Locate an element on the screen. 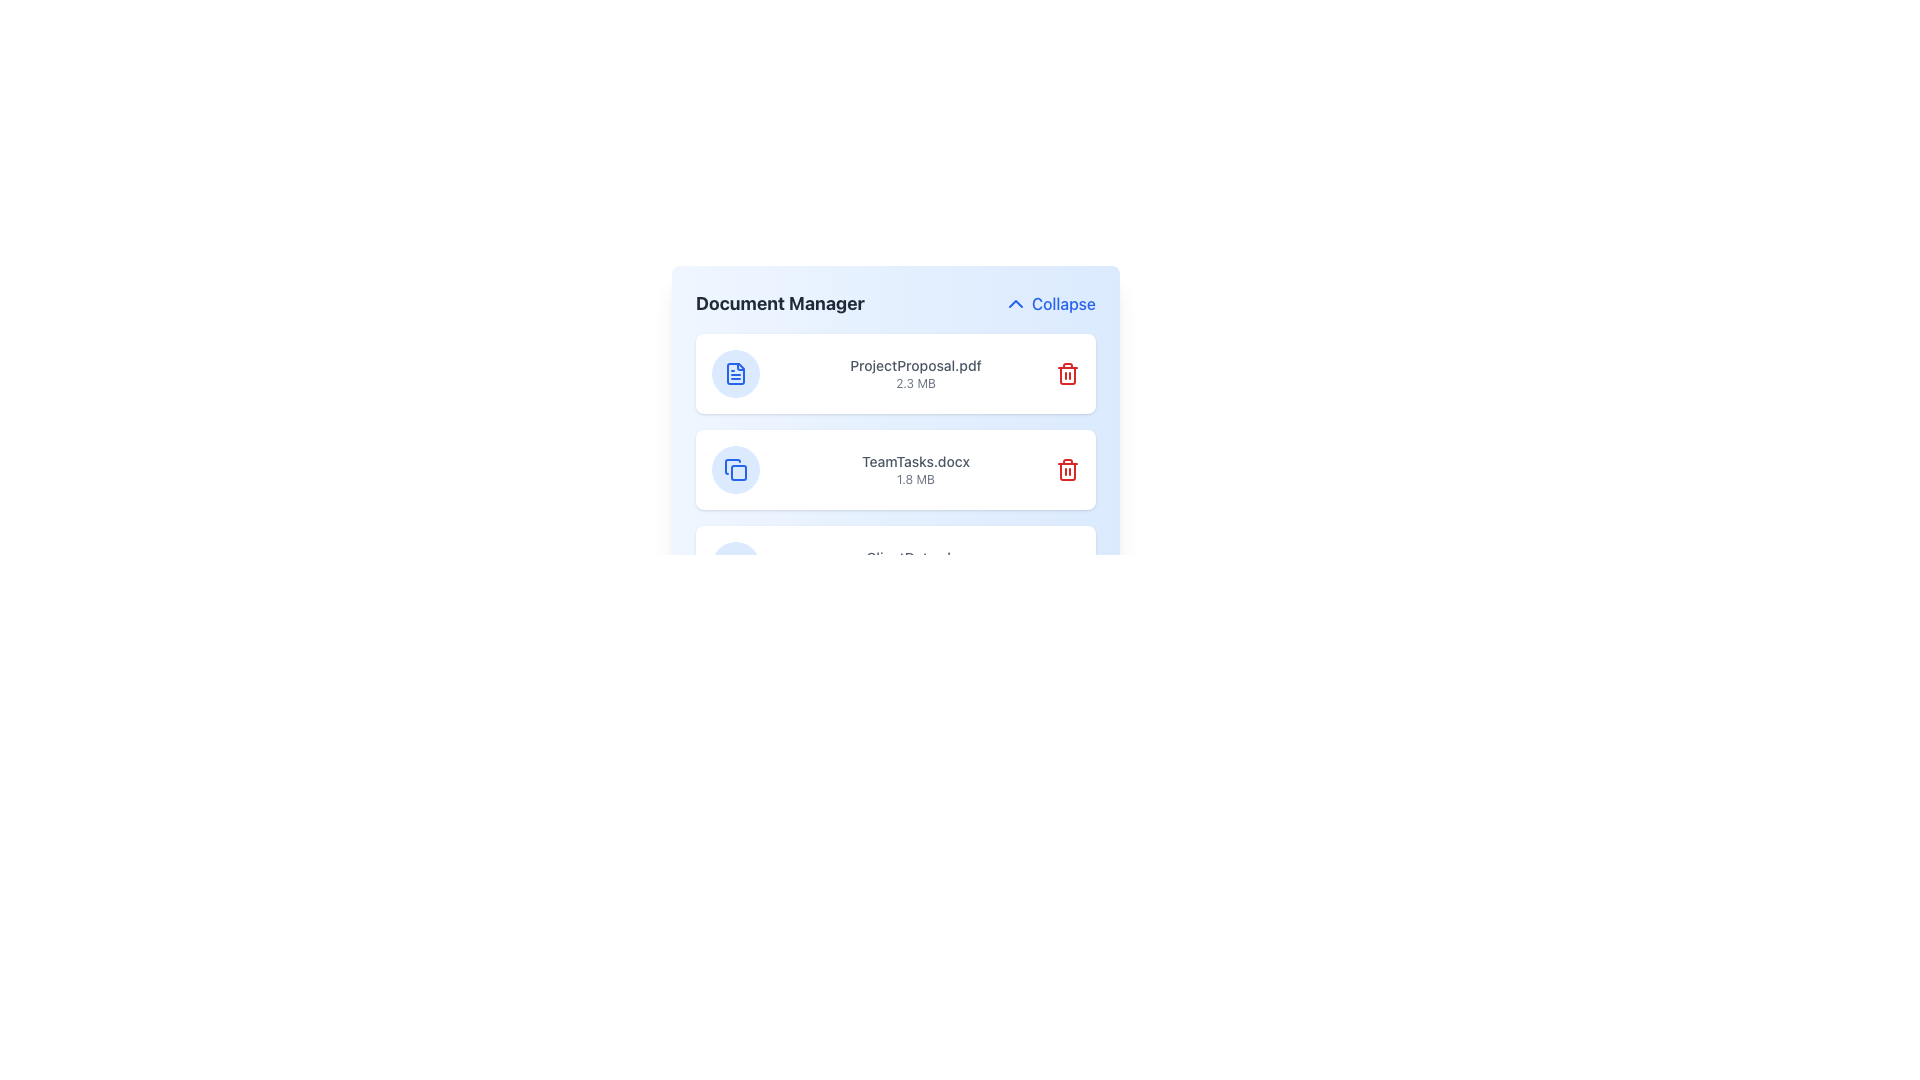  the text label displaying 'TeamTasks.docx', which is styled in text-sm and font-medium with a gray-600 color, located in the file listing interface is located at coordinates (915, 462).